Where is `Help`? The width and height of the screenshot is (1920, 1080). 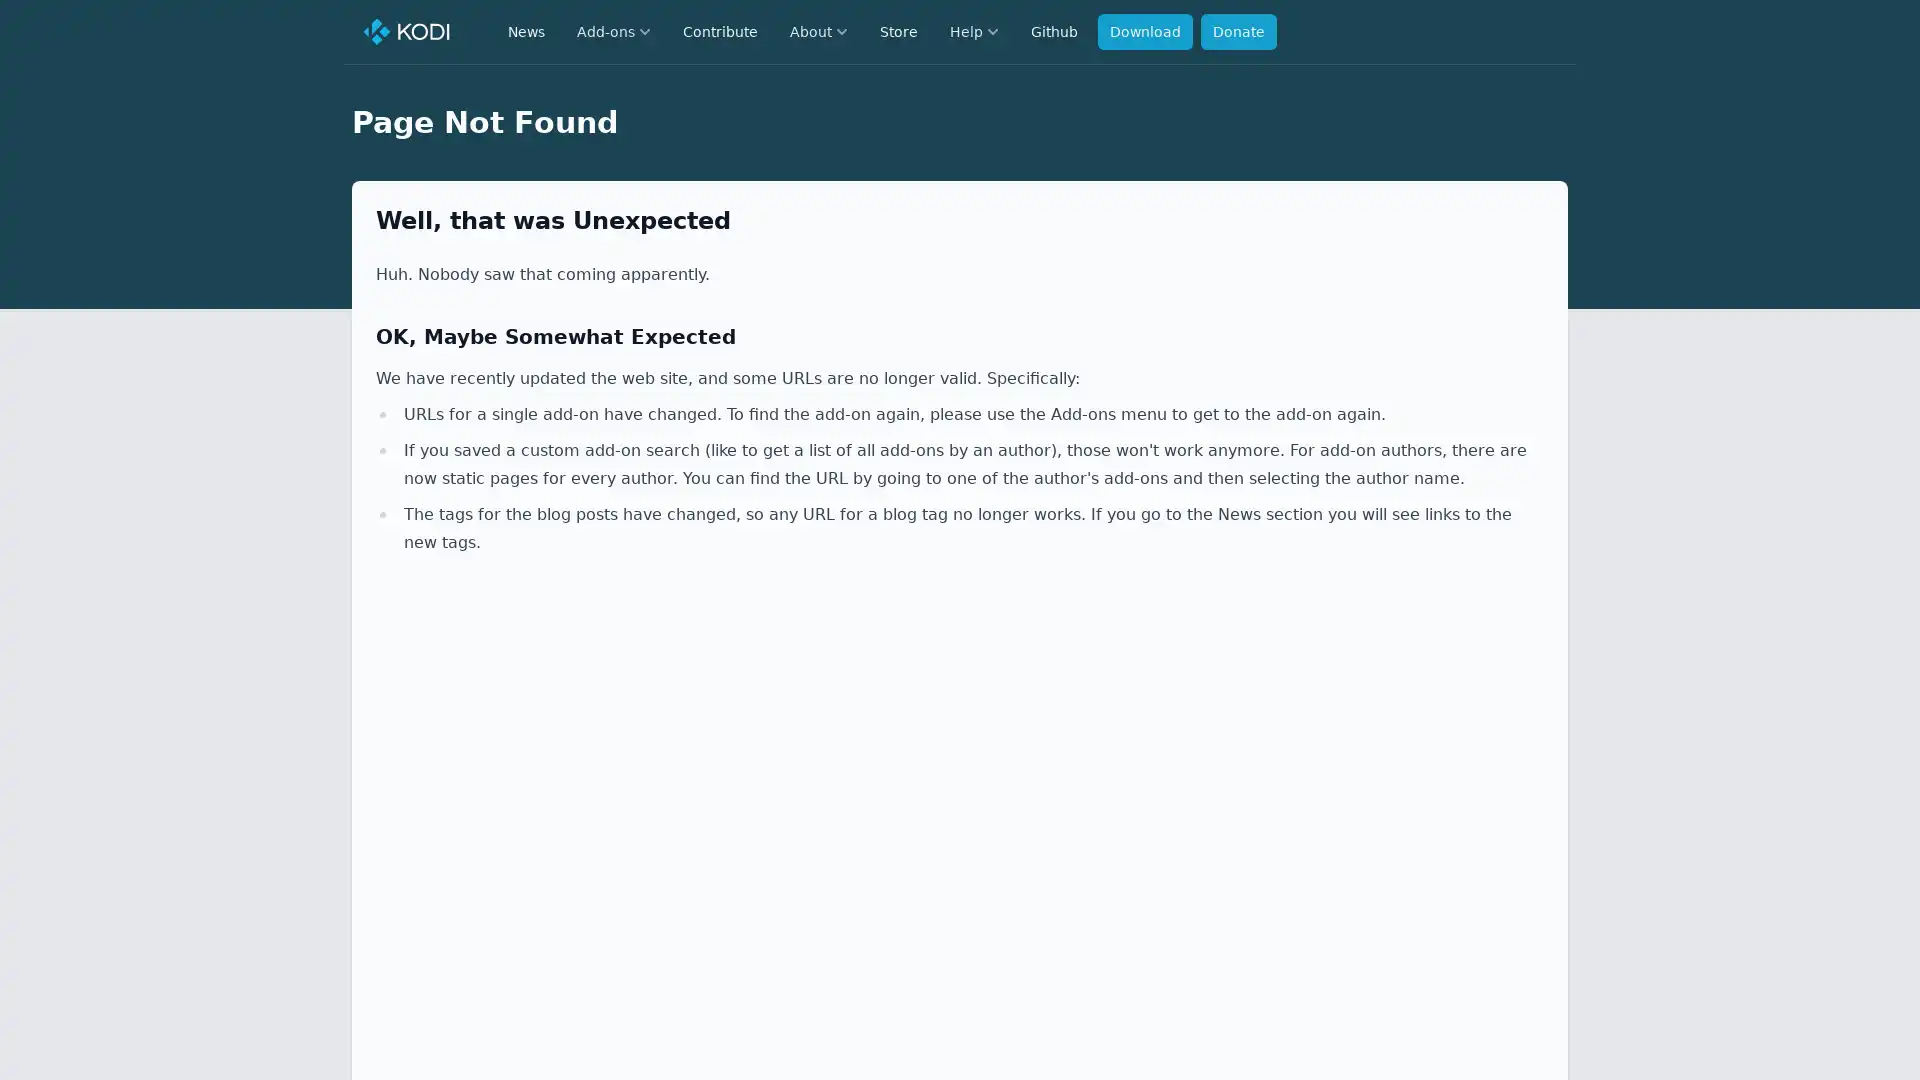
Help is located at coordinates (974, 31).